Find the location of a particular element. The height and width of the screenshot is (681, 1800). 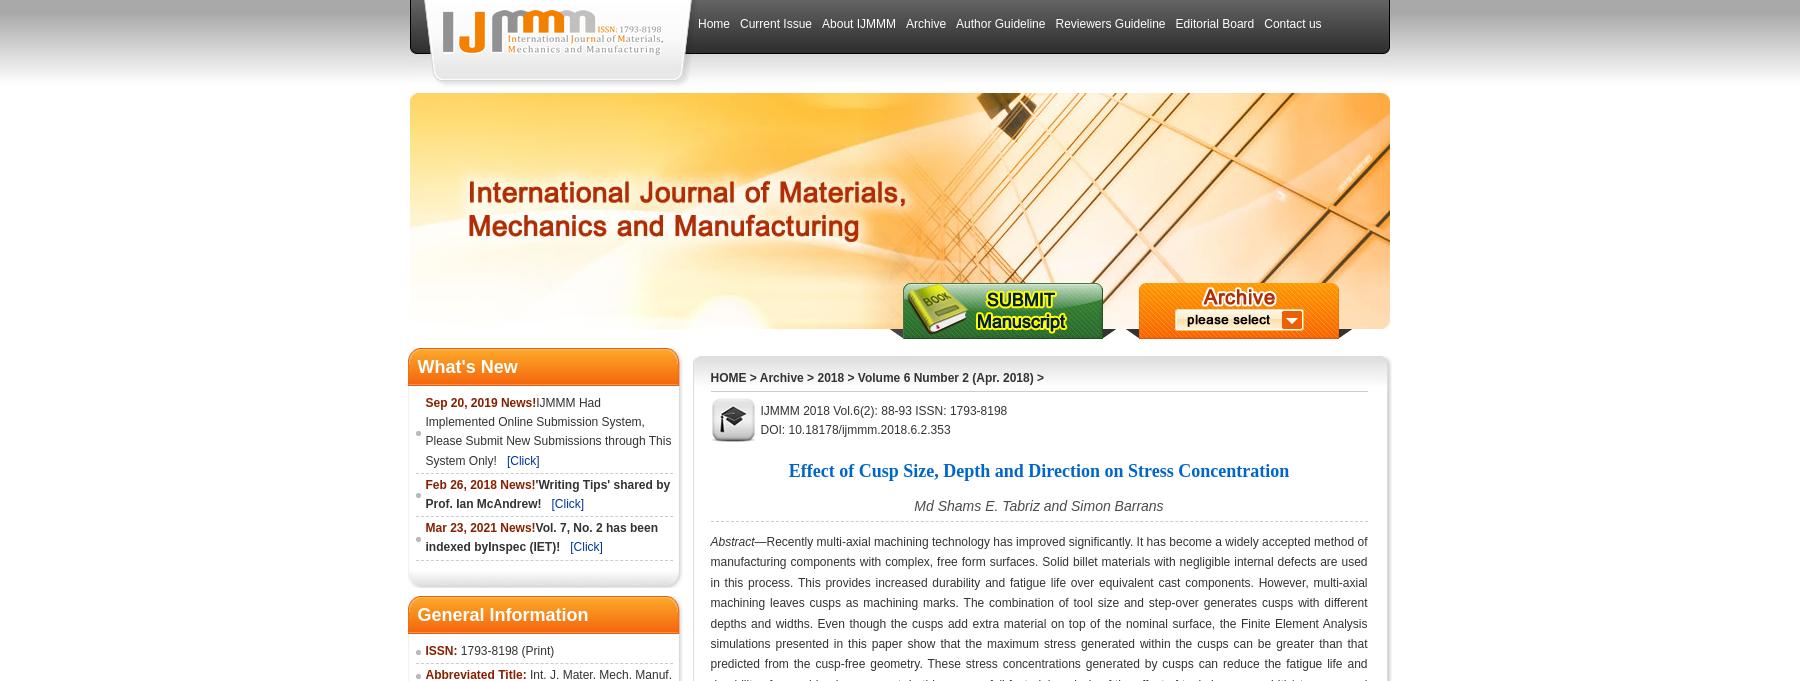

'Md Shams E. Tabriz and Simon Barrans' is located at coordinates (1038, 505).